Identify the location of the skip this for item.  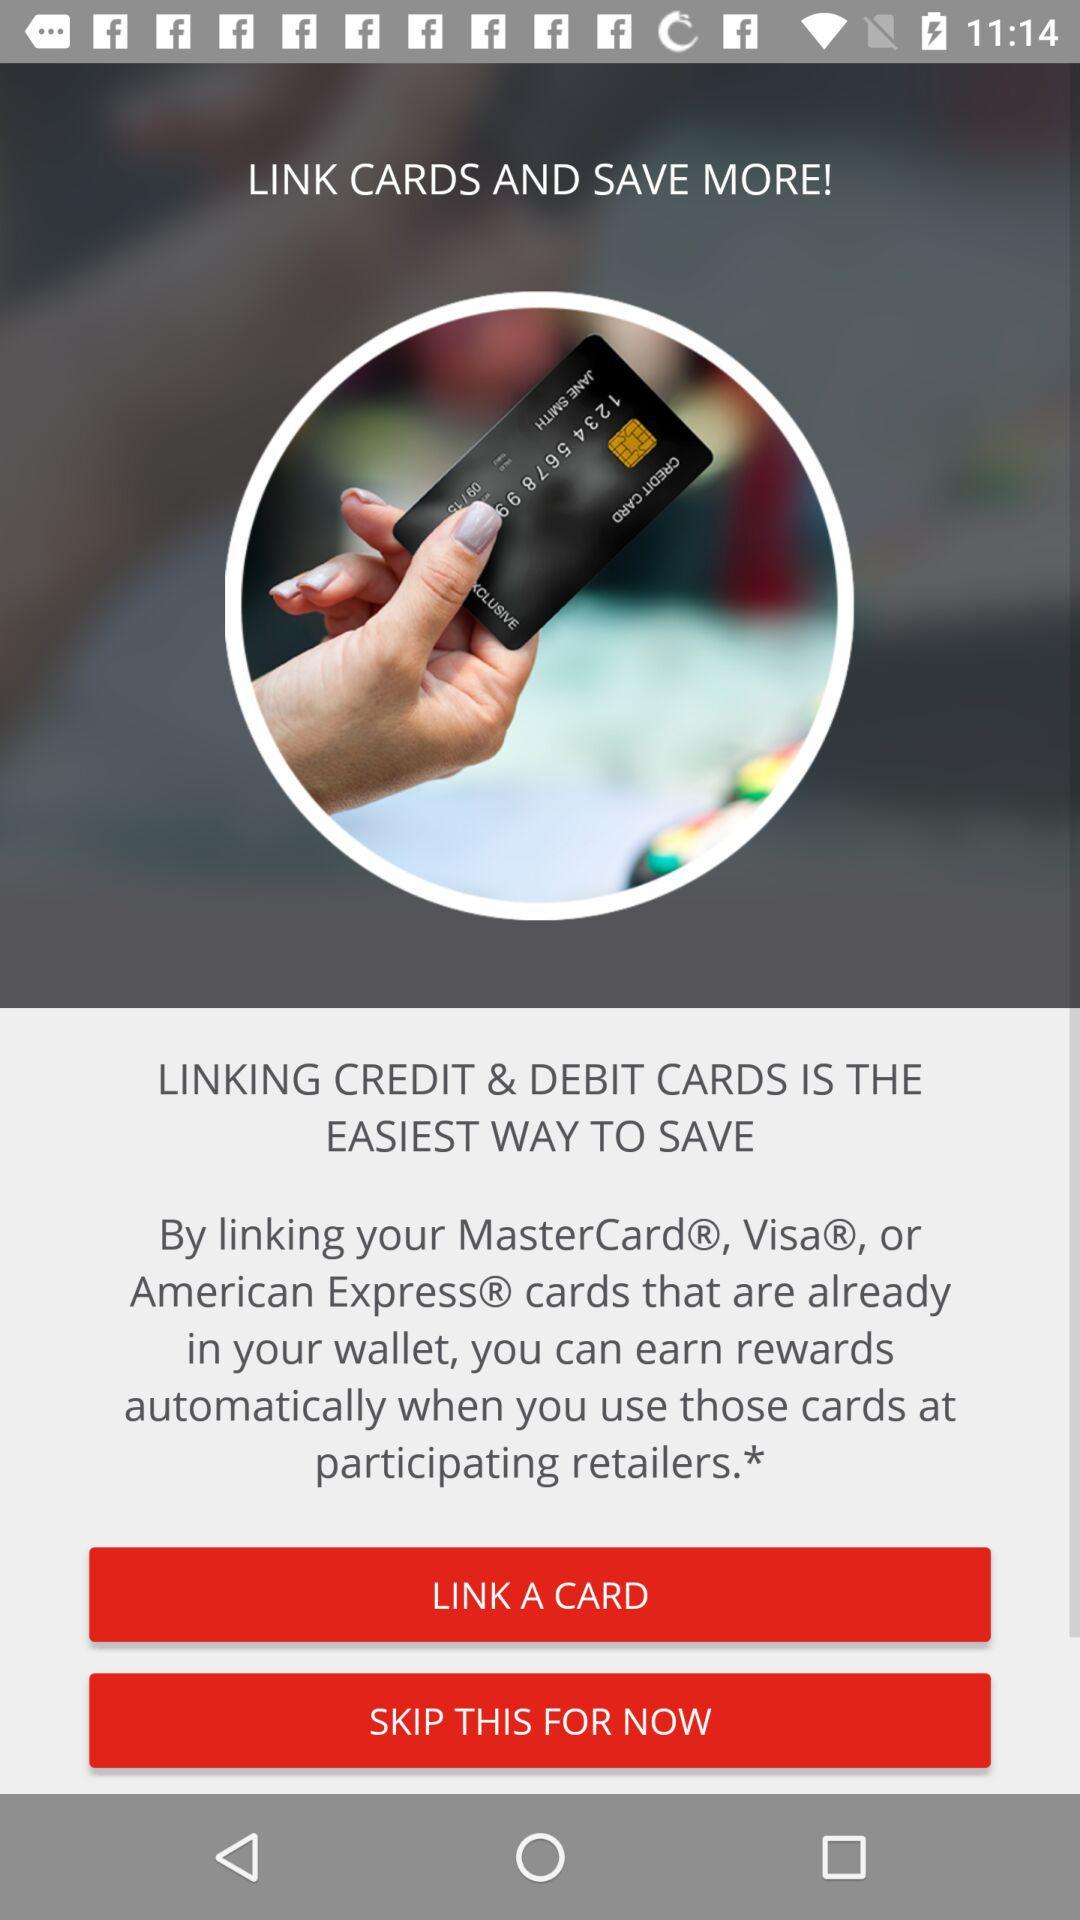
(540, 1719).